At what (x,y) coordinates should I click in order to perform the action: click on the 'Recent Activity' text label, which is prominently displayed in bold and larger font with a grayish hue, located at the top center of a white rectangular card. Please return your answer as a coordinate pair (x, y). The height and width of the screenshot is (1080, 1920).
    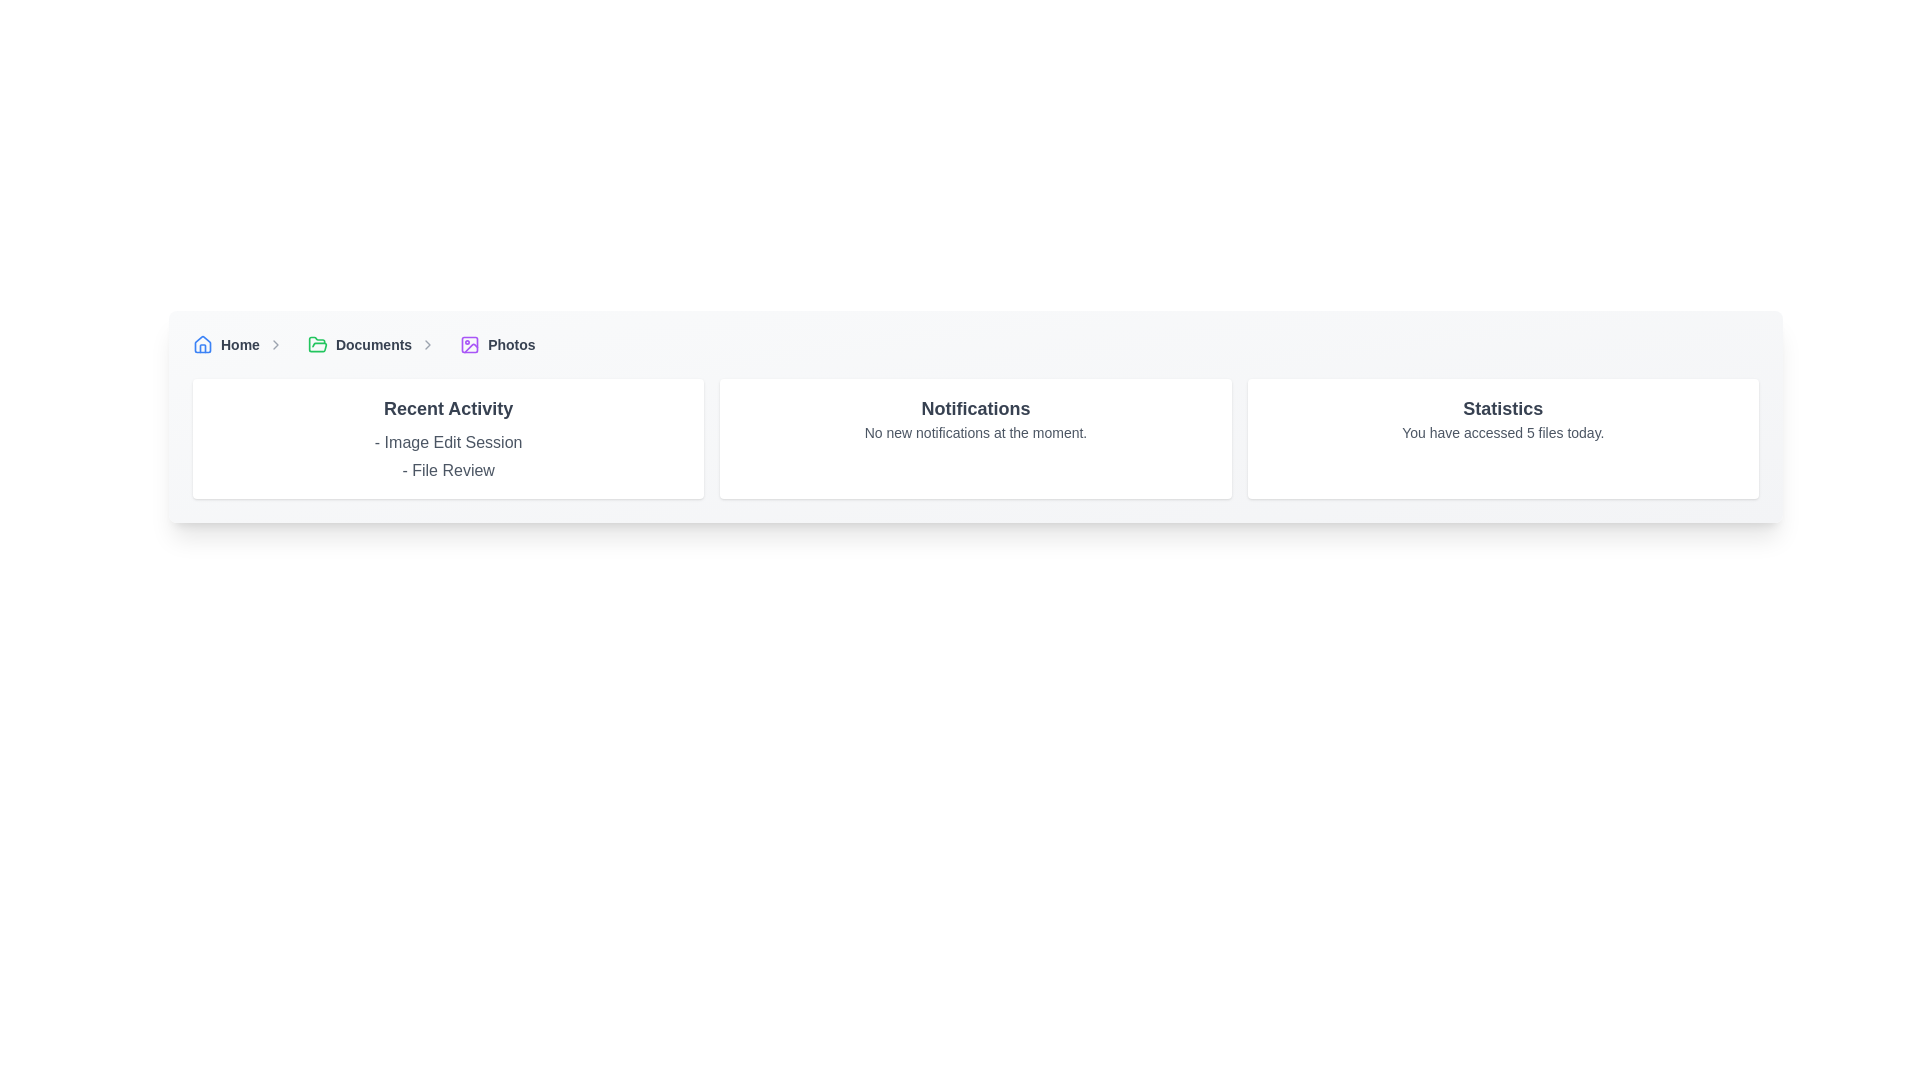
    Looking at the image, I should click on (447, 407).